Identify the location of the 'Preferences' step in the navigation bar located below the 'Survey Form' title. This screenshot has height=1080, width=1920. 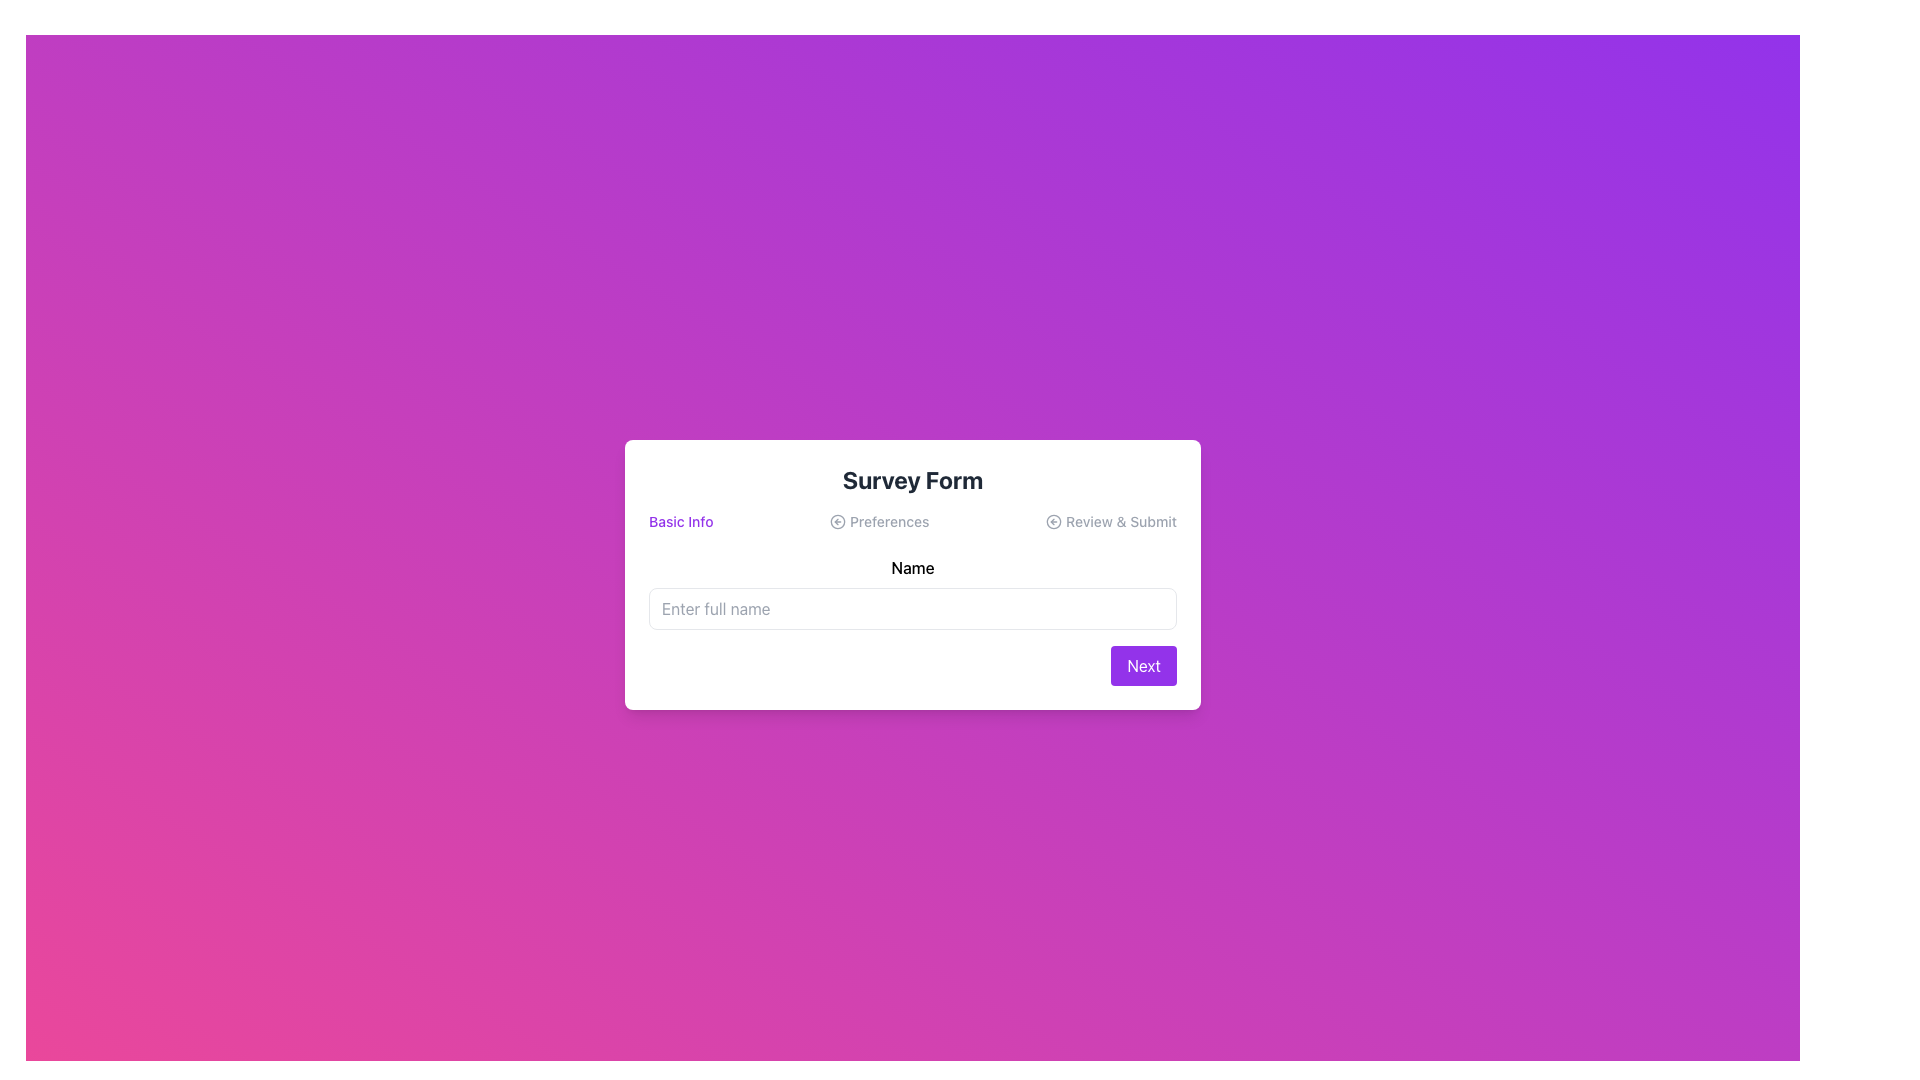
(911, 520).